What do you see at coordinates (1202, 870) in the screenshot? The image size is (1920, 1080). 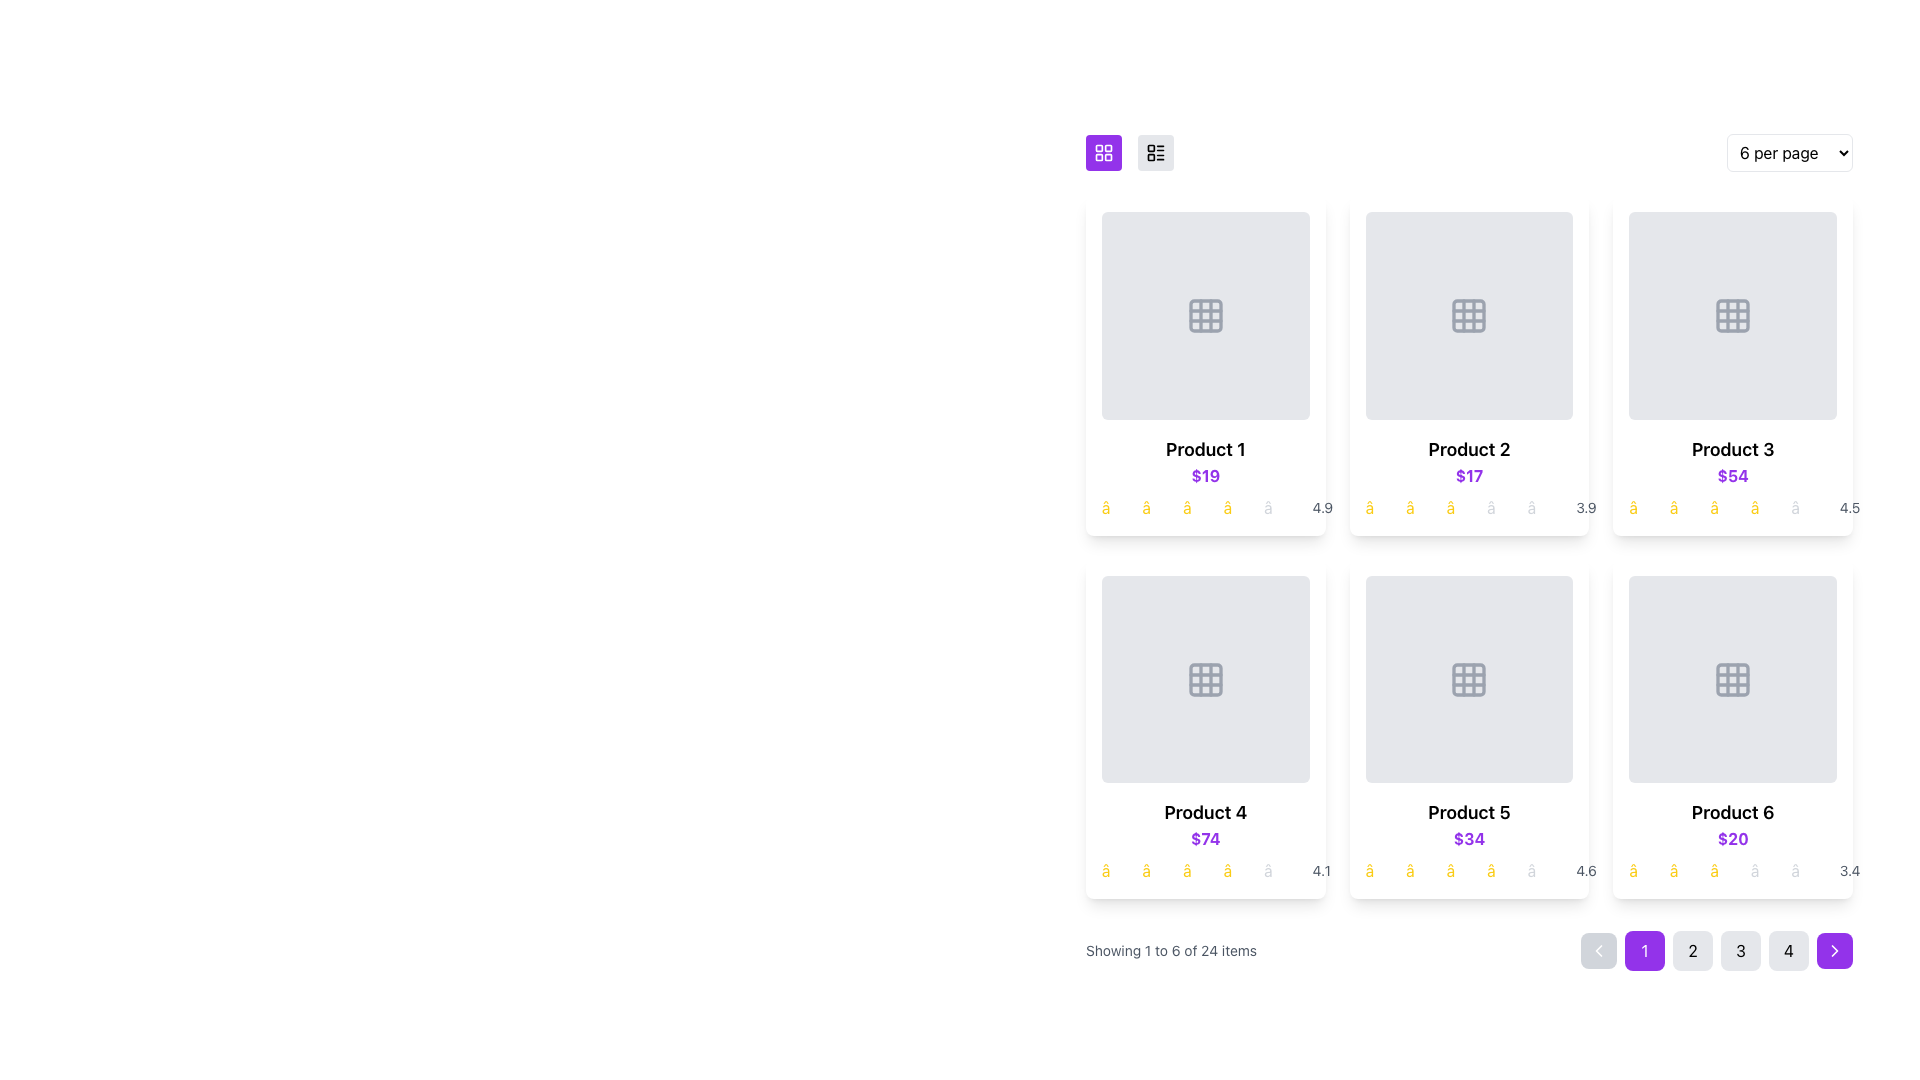 I see `the non-interactive Rating indicator located under the price section of the fourth product in a grid of six displayed products` at bounding box center [1202, 870].